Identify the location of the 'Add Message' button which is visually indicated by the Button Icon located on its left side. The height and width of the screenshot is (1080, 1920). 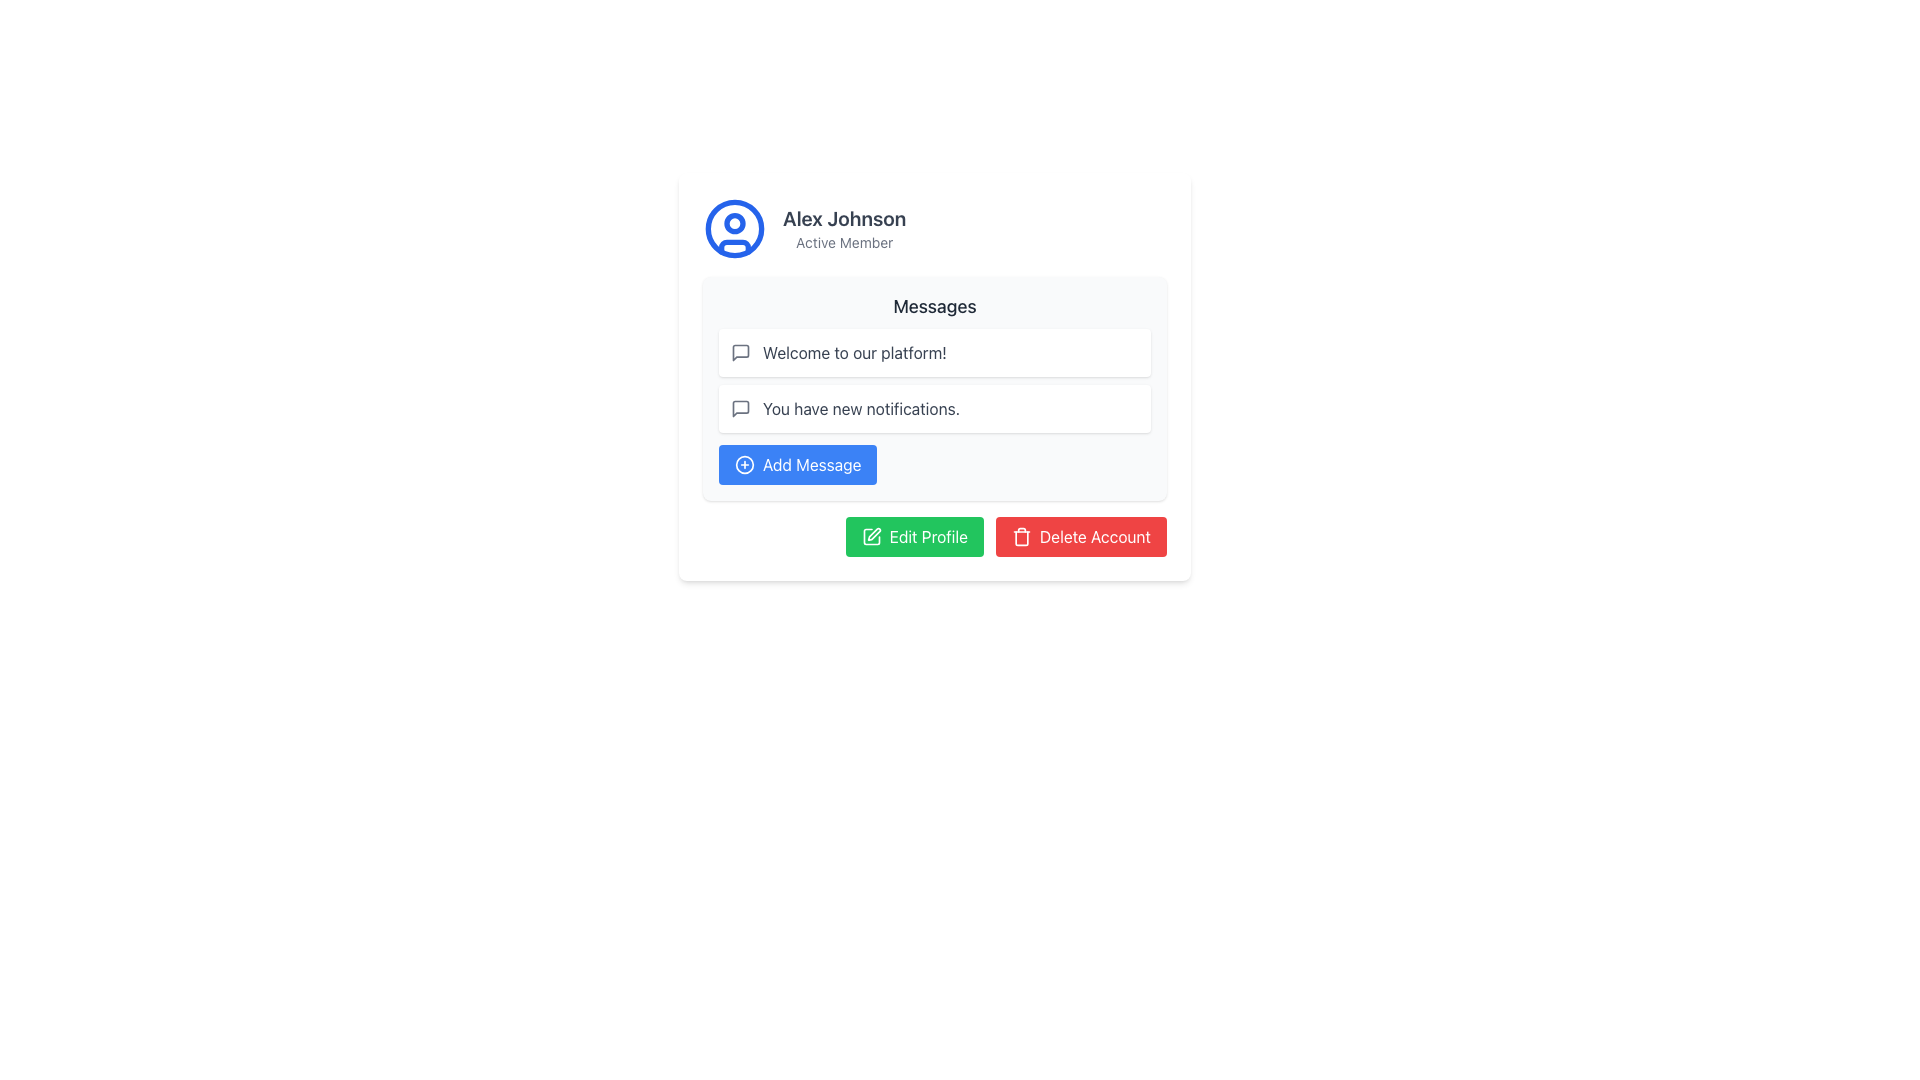
(743, 465).